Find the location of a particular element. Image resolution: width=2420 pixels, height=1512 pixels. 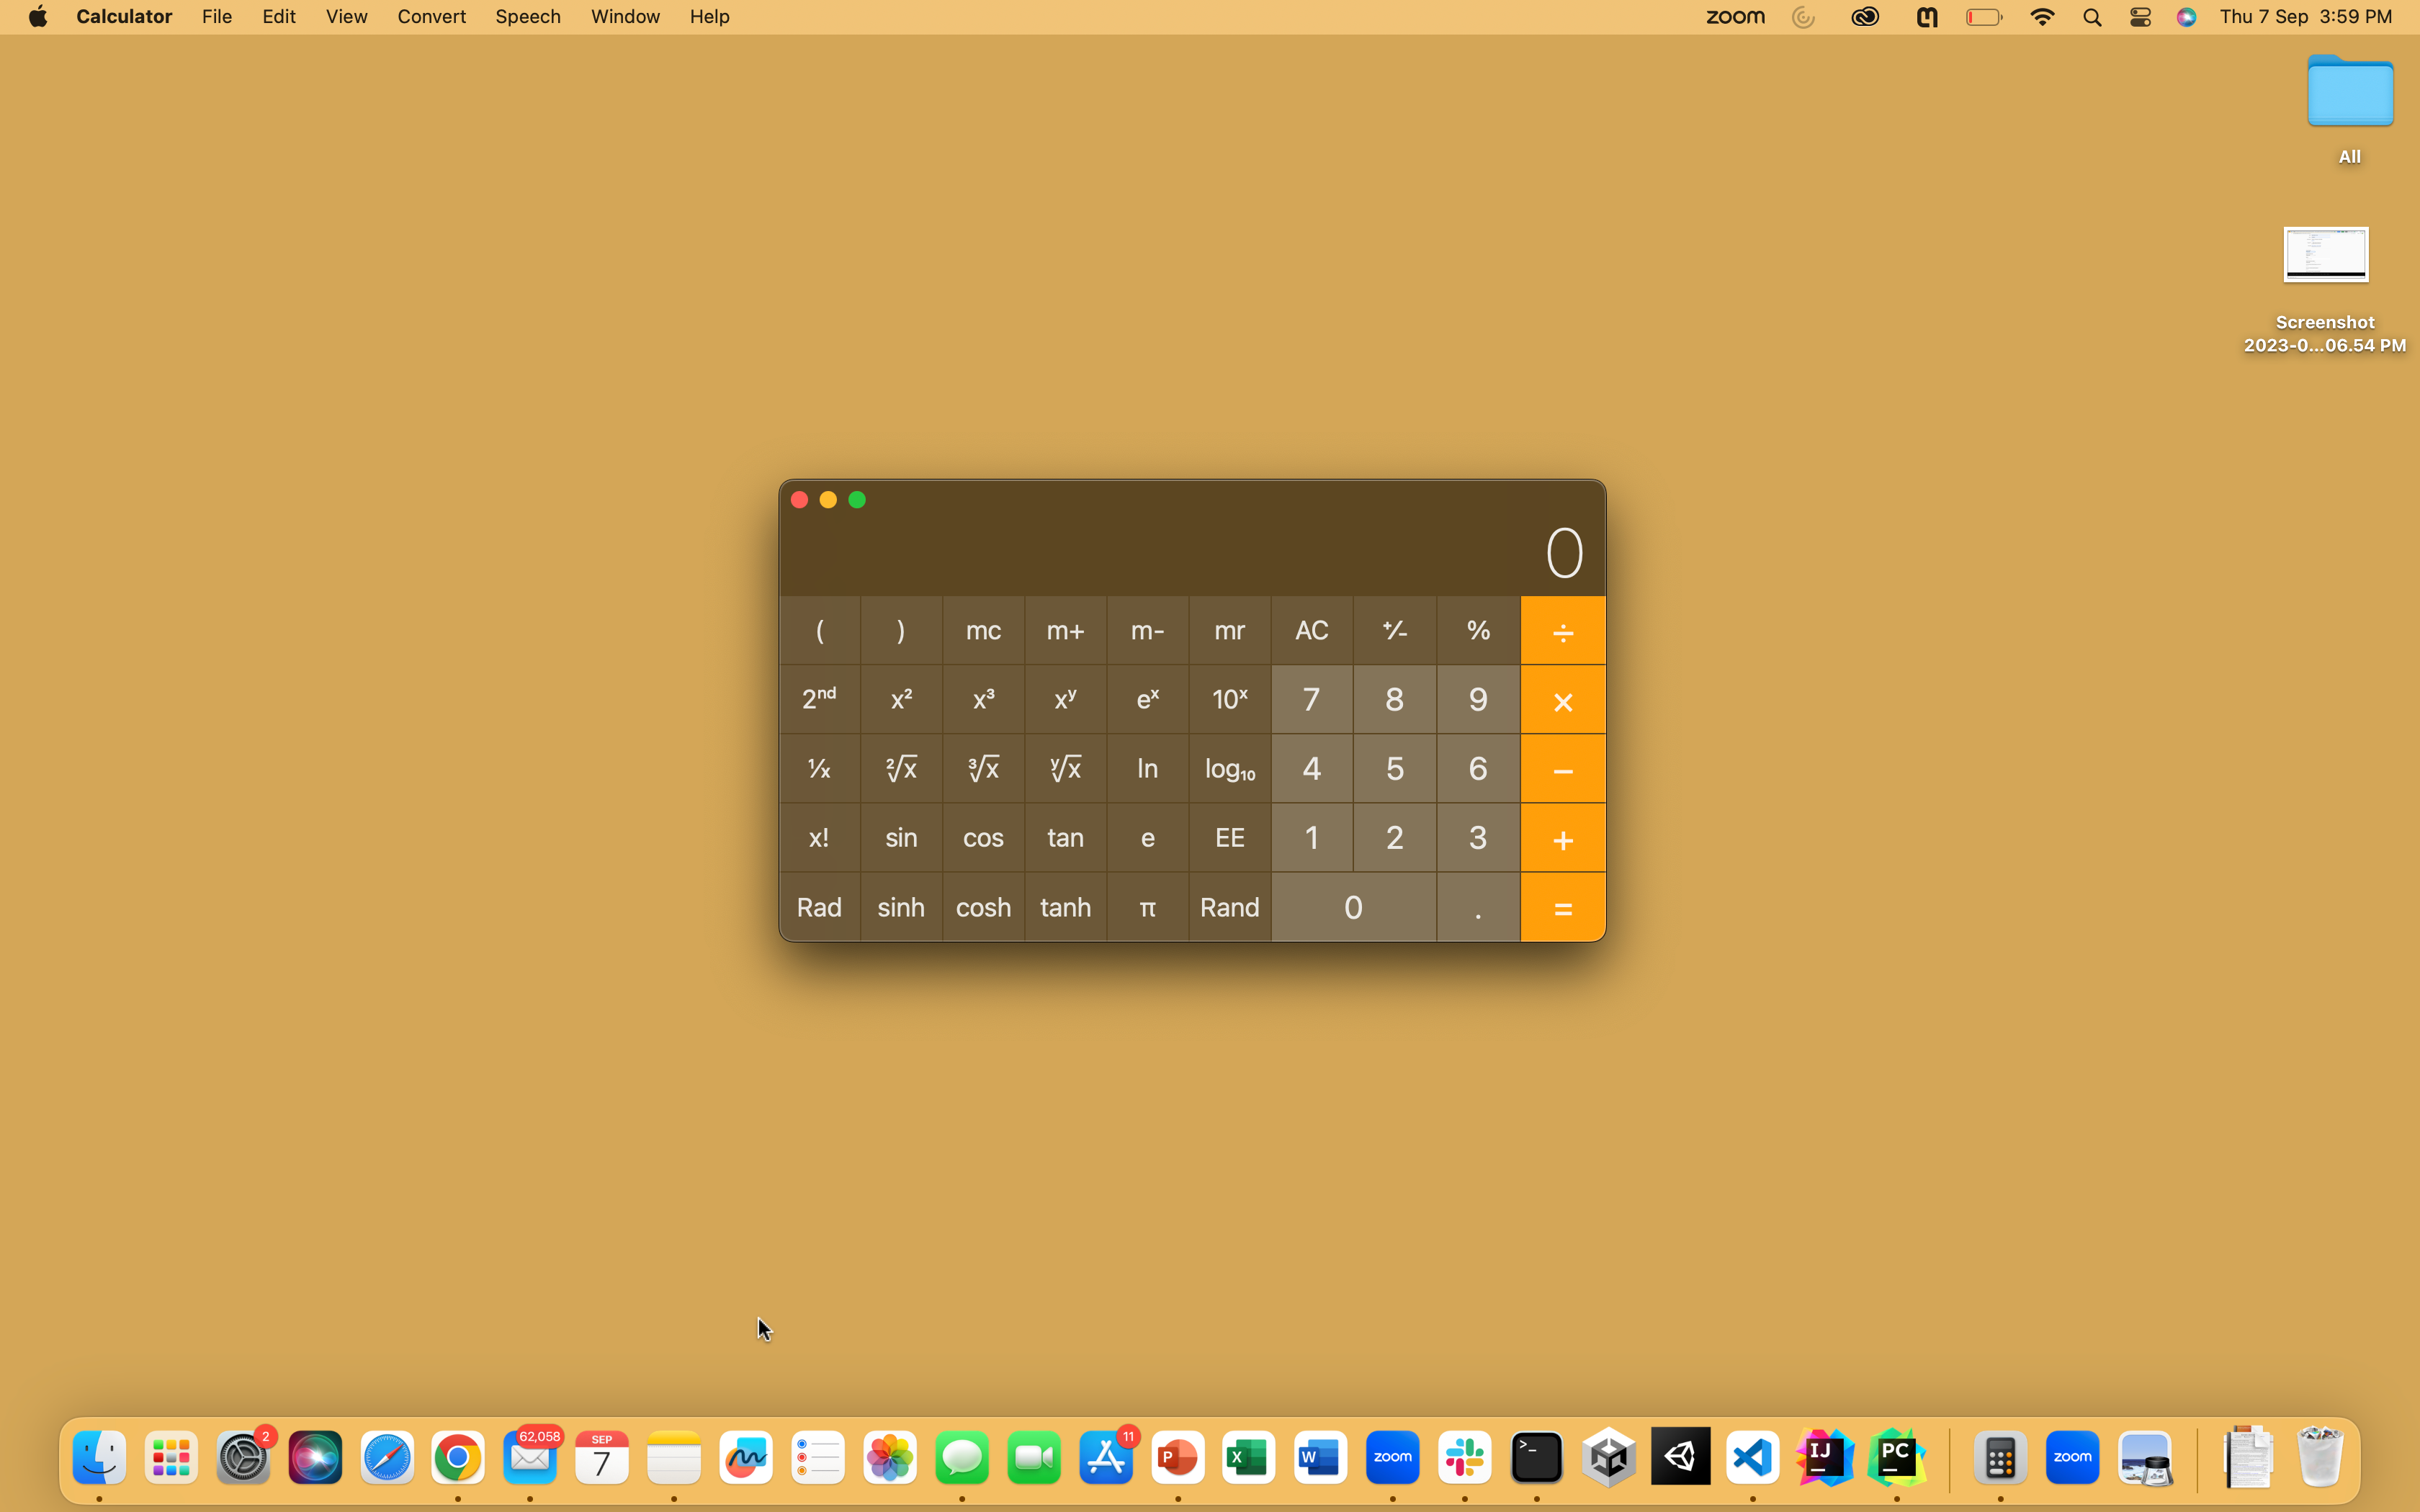

Compute the sum of 2 and 7 is located at coordinates (1394, 834).